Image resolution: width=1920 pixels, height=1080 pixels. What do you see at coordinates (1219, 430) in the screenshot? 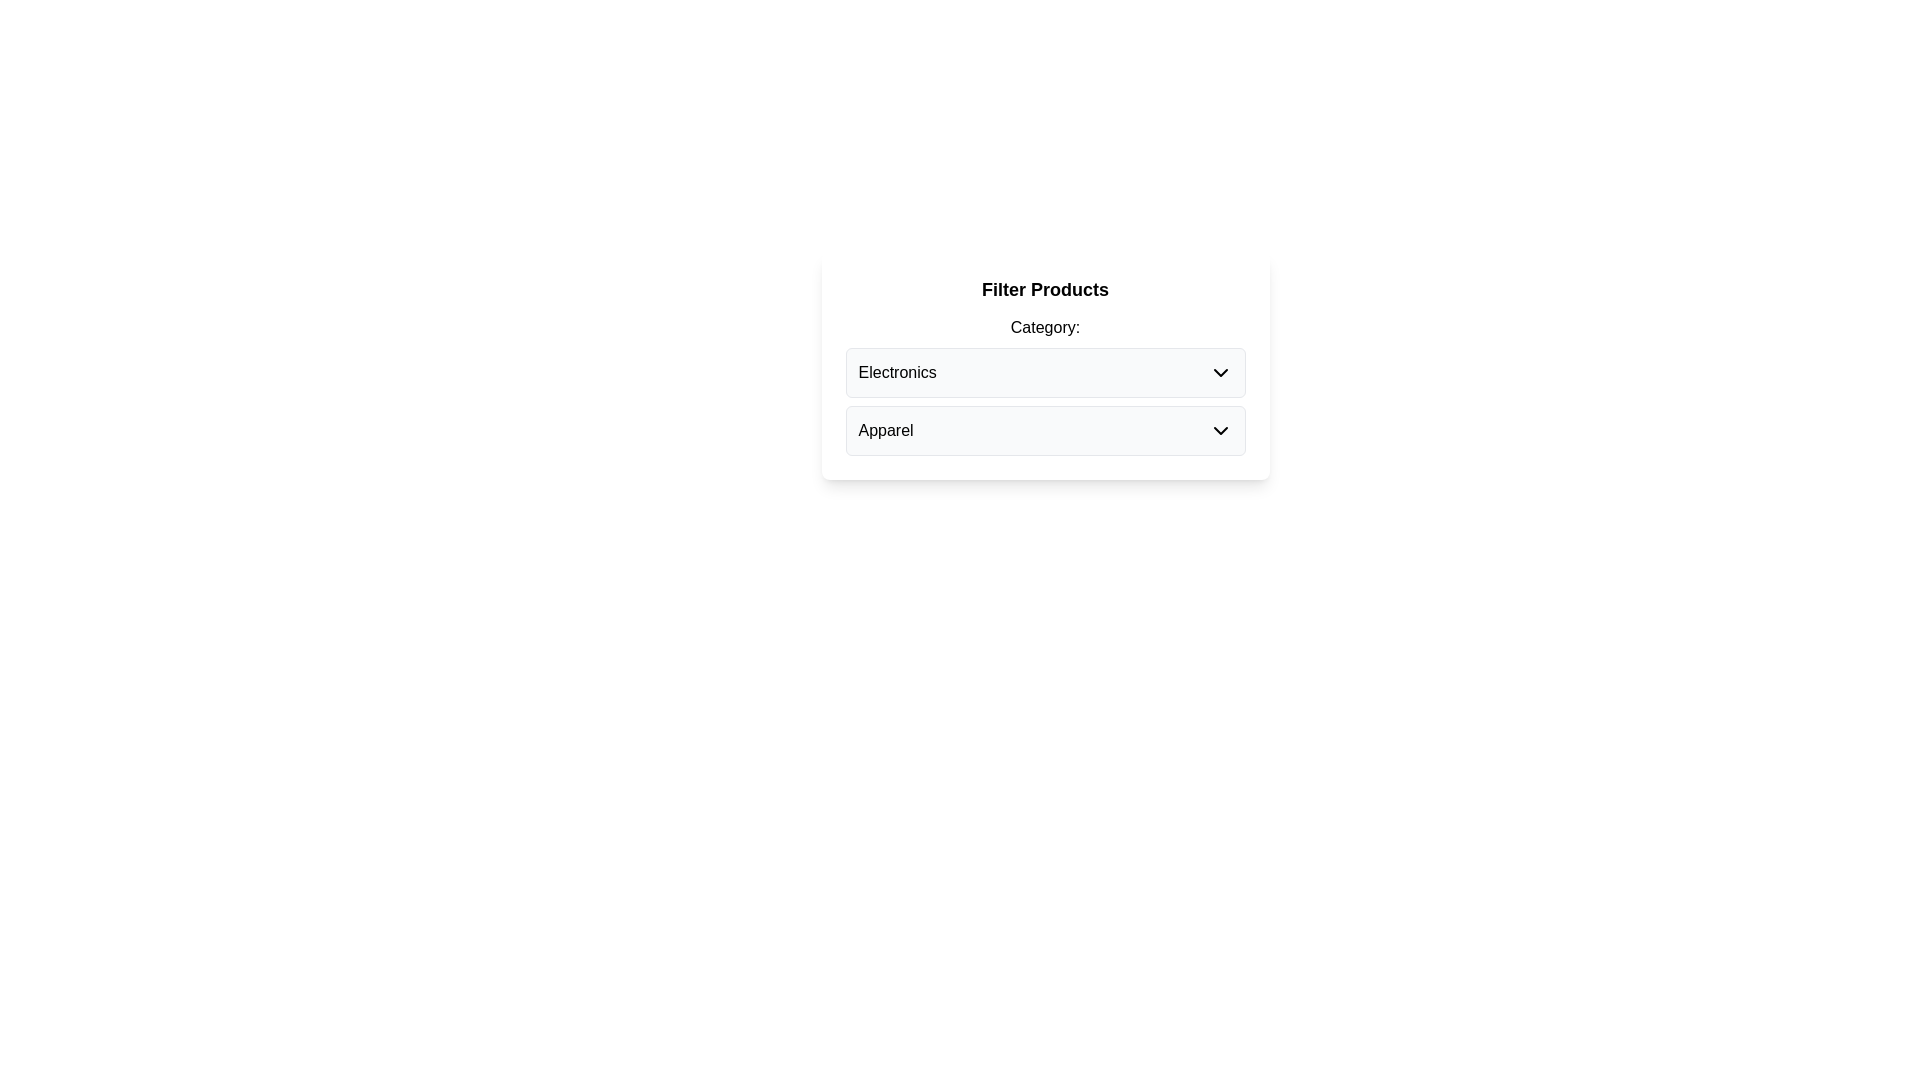
I see `the downward pointing chevron icon that serves as the dropdown indicator for the 'Apparel' item to possibly prompt a visual change` at bounding box center [1219, 430].